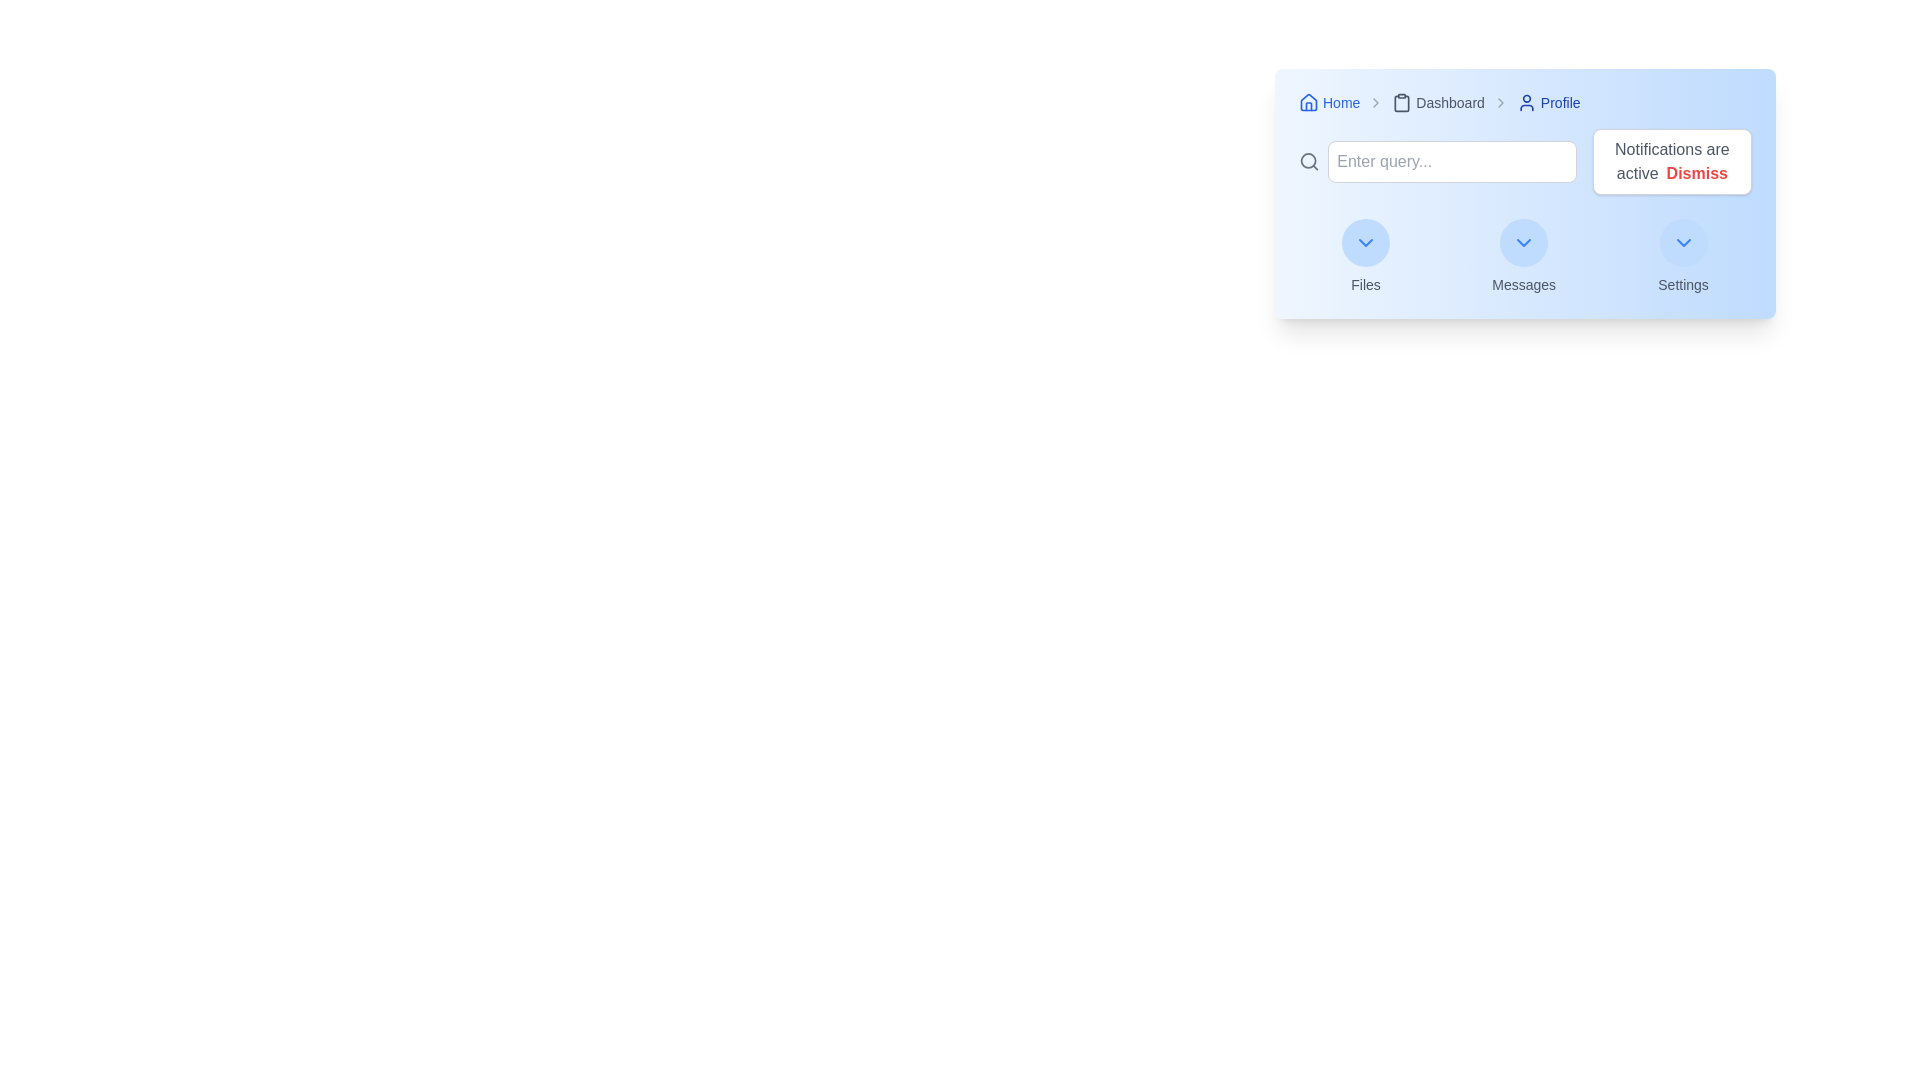 The image size is (1920, 1080). What do you see at coordinates (1375, 103) in the screenshot?
I see `the Decorative Chevron Icon located between 'Home' and 'Dashboard' in the breadcrumb navigation bar` at bounding box center [1375, 103].